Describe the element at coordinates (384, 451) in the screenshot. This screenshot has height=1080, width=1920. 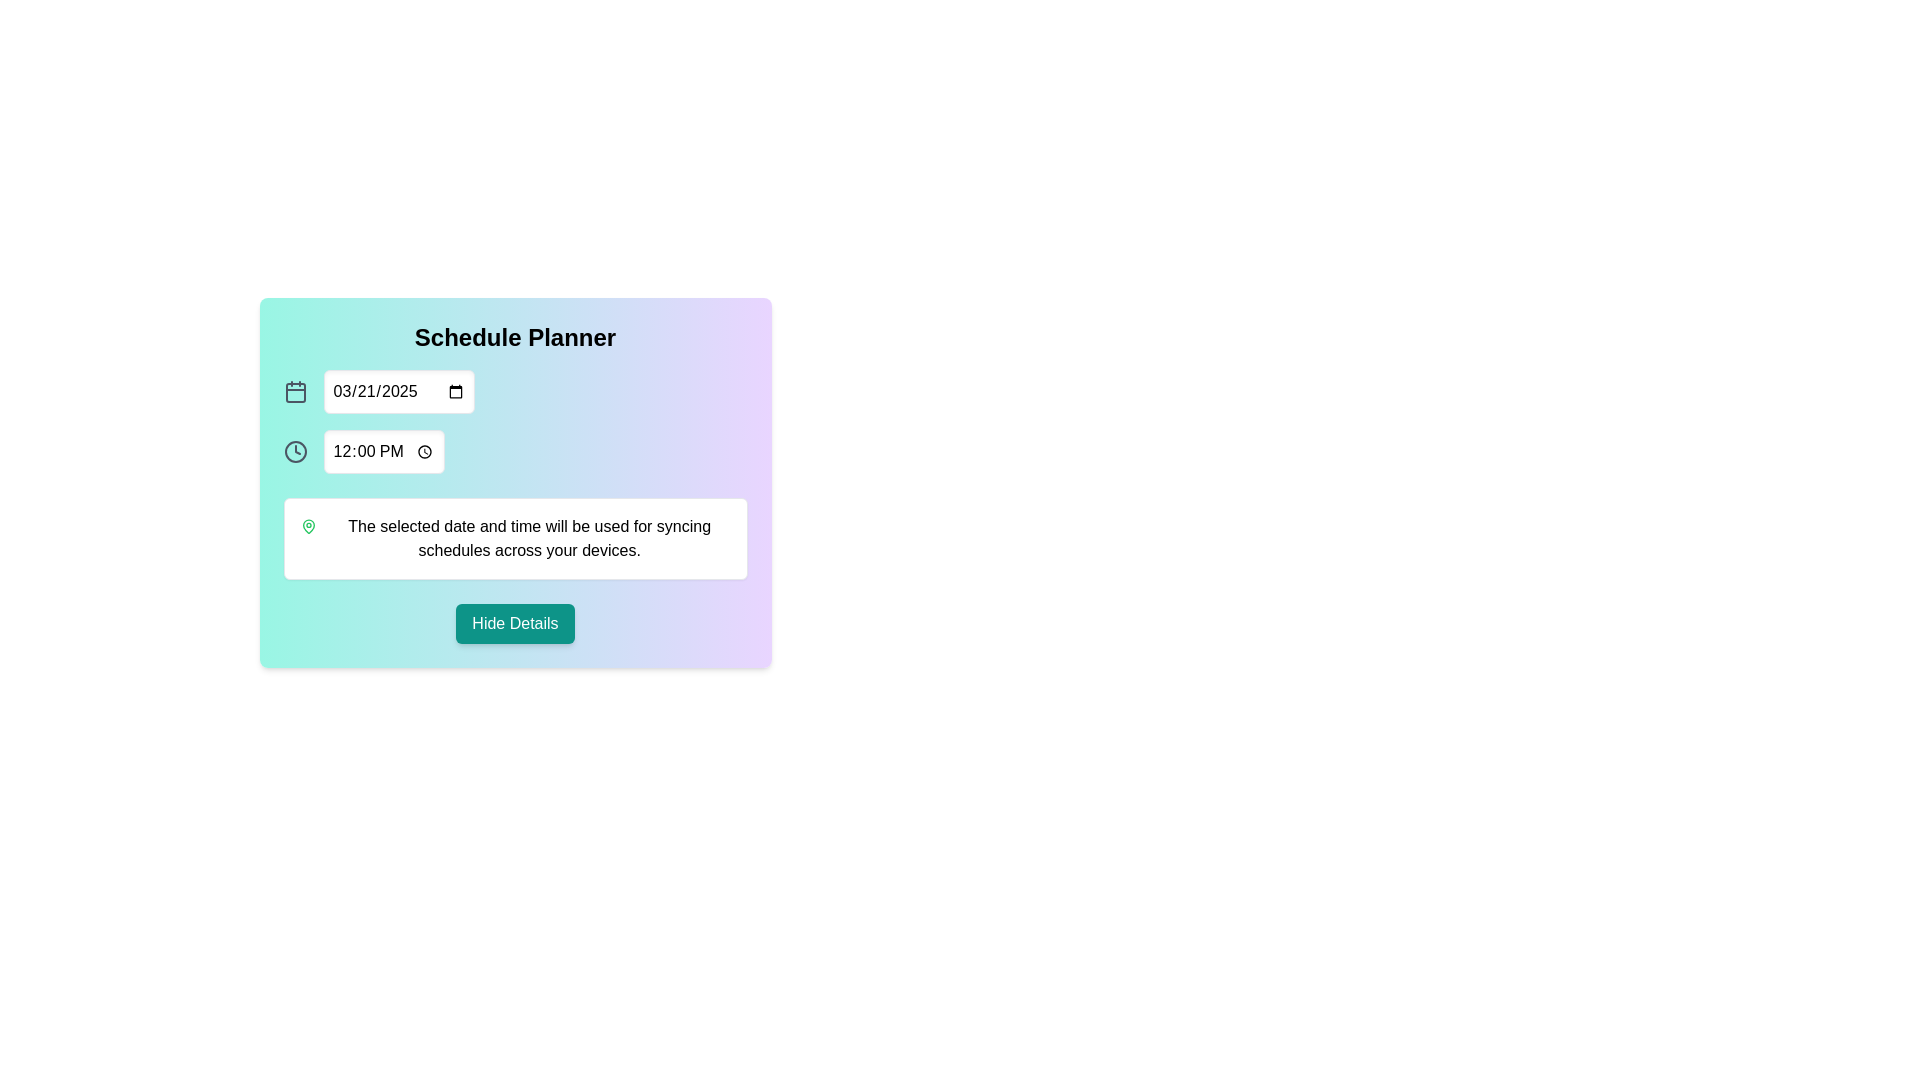
I see `the Time input field, which is the second item in a group with a clock icon on the left, to focus the input field` at that location.